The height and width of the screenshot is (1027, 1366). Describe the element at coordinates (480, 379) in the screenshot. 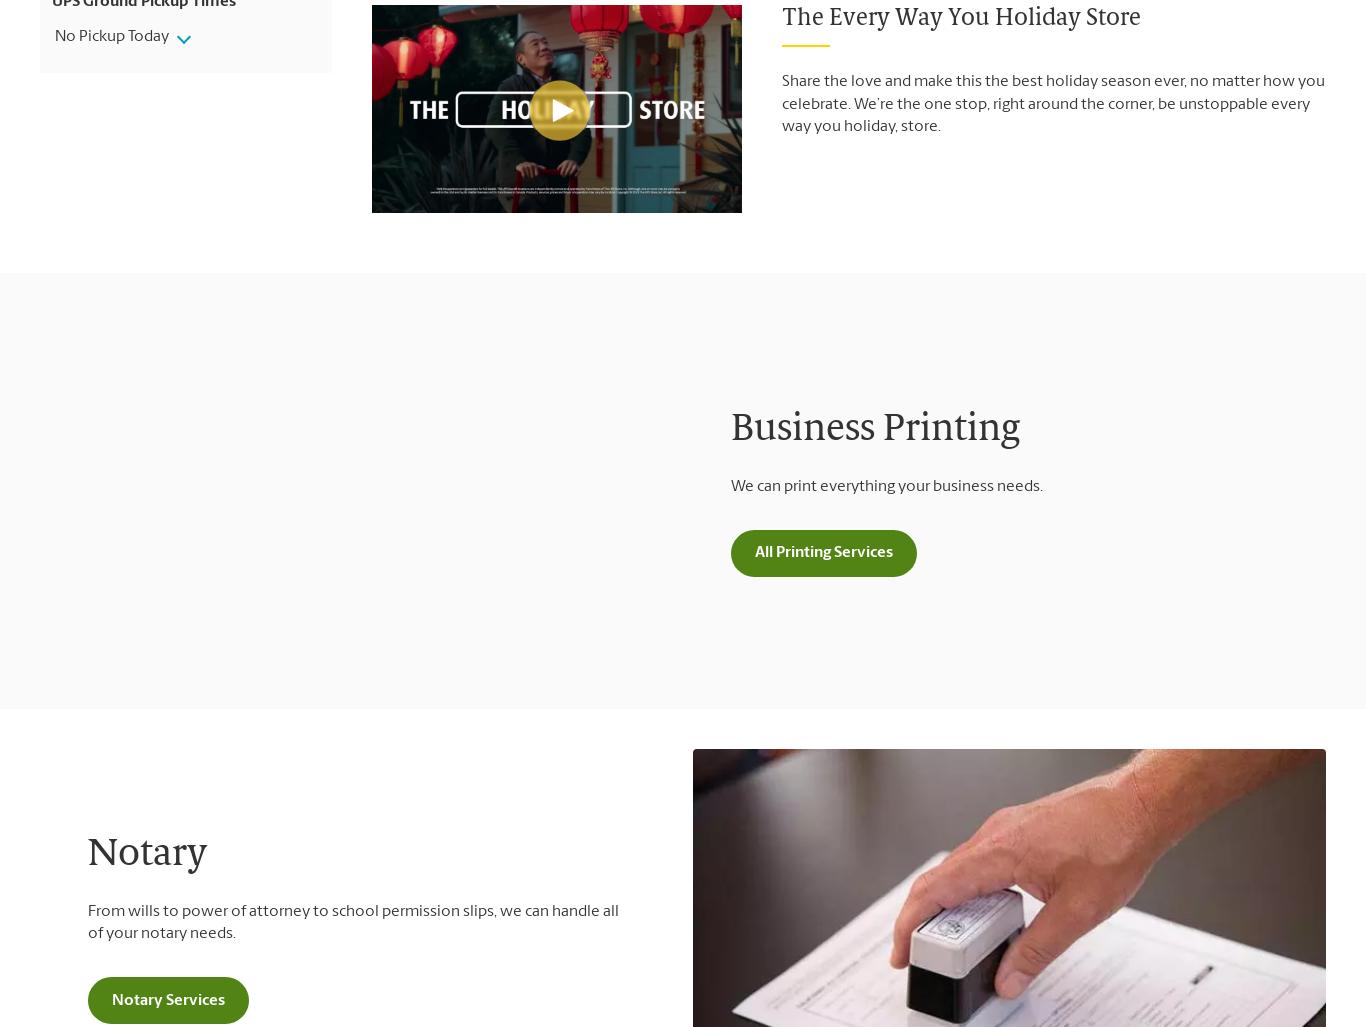

I see `'Samsung Pay'` at that location.